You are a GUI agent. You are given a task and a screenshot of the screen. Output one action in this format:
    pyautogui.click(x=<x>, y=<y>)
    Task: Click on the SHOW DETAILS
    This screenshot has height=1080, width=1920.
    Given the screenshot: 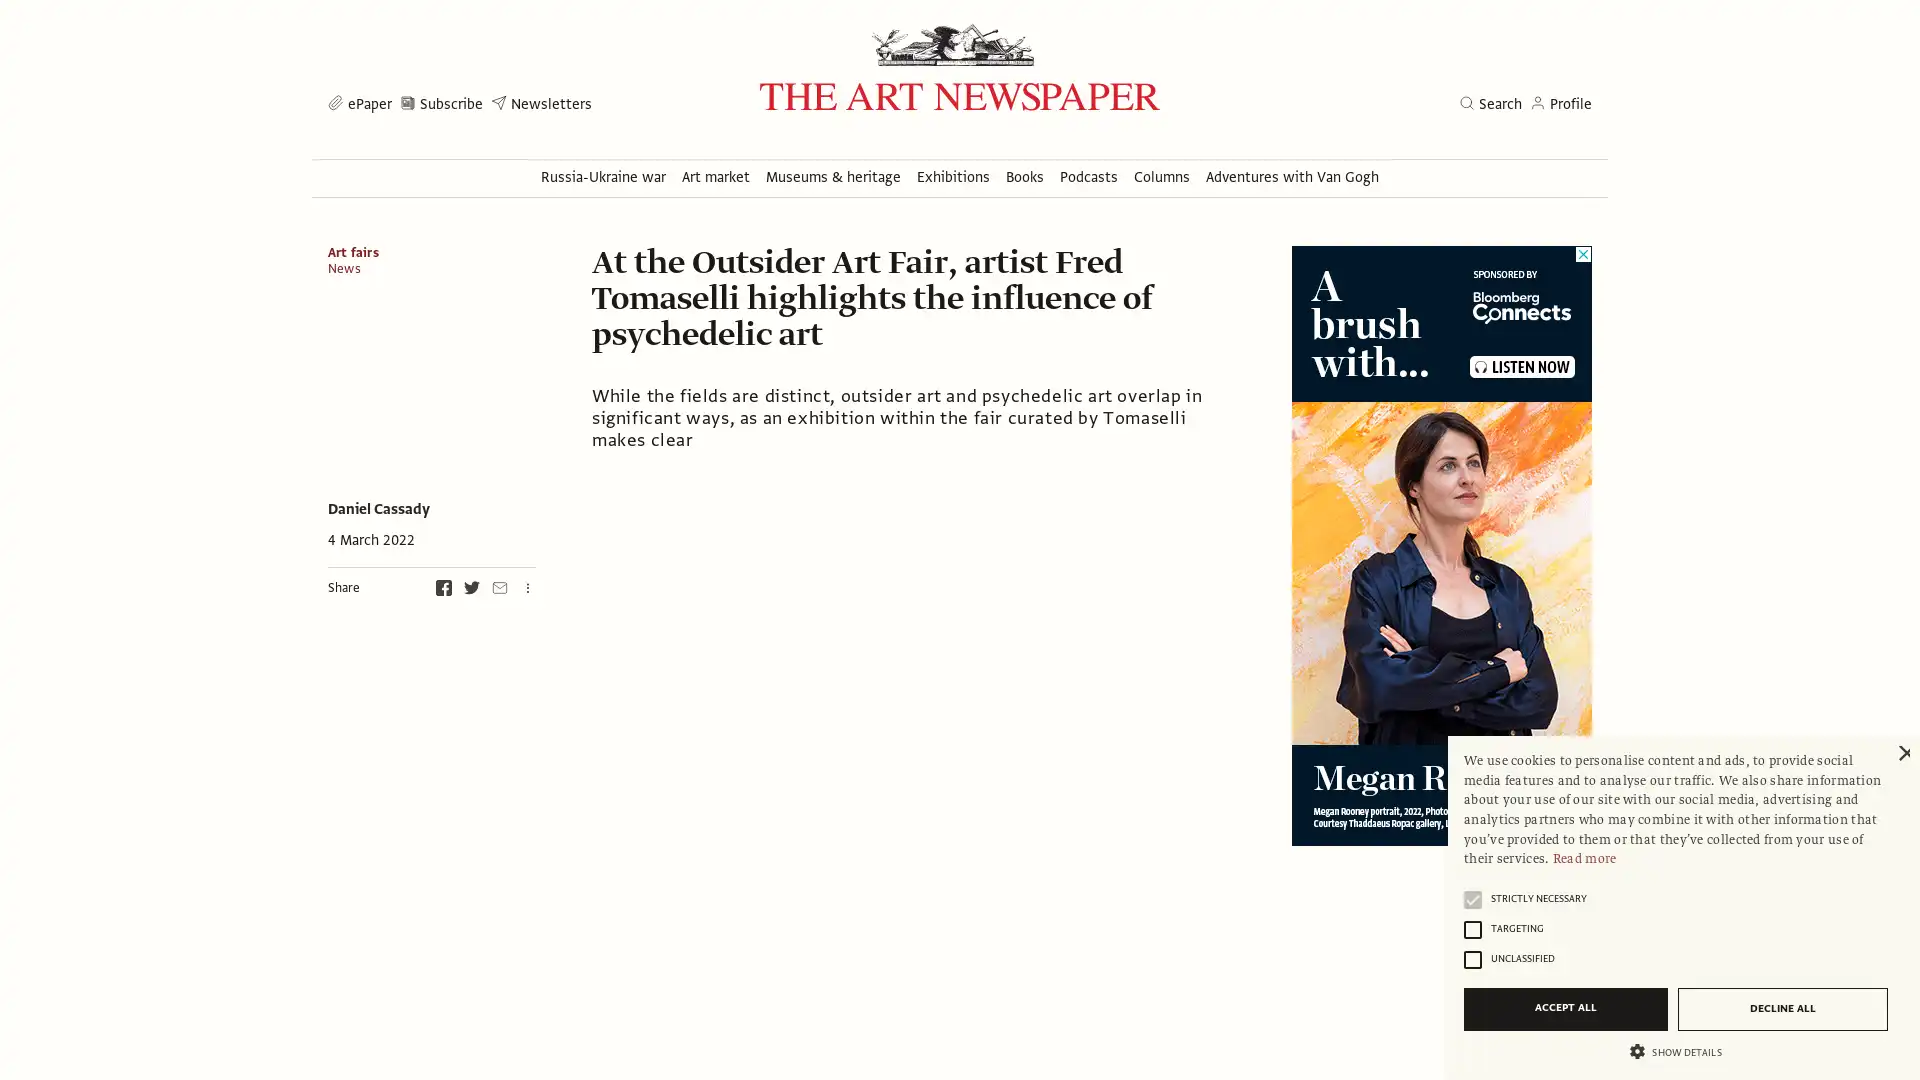 What is the action you would take?
    pyautogui.click(x=1675, y=1049)
    